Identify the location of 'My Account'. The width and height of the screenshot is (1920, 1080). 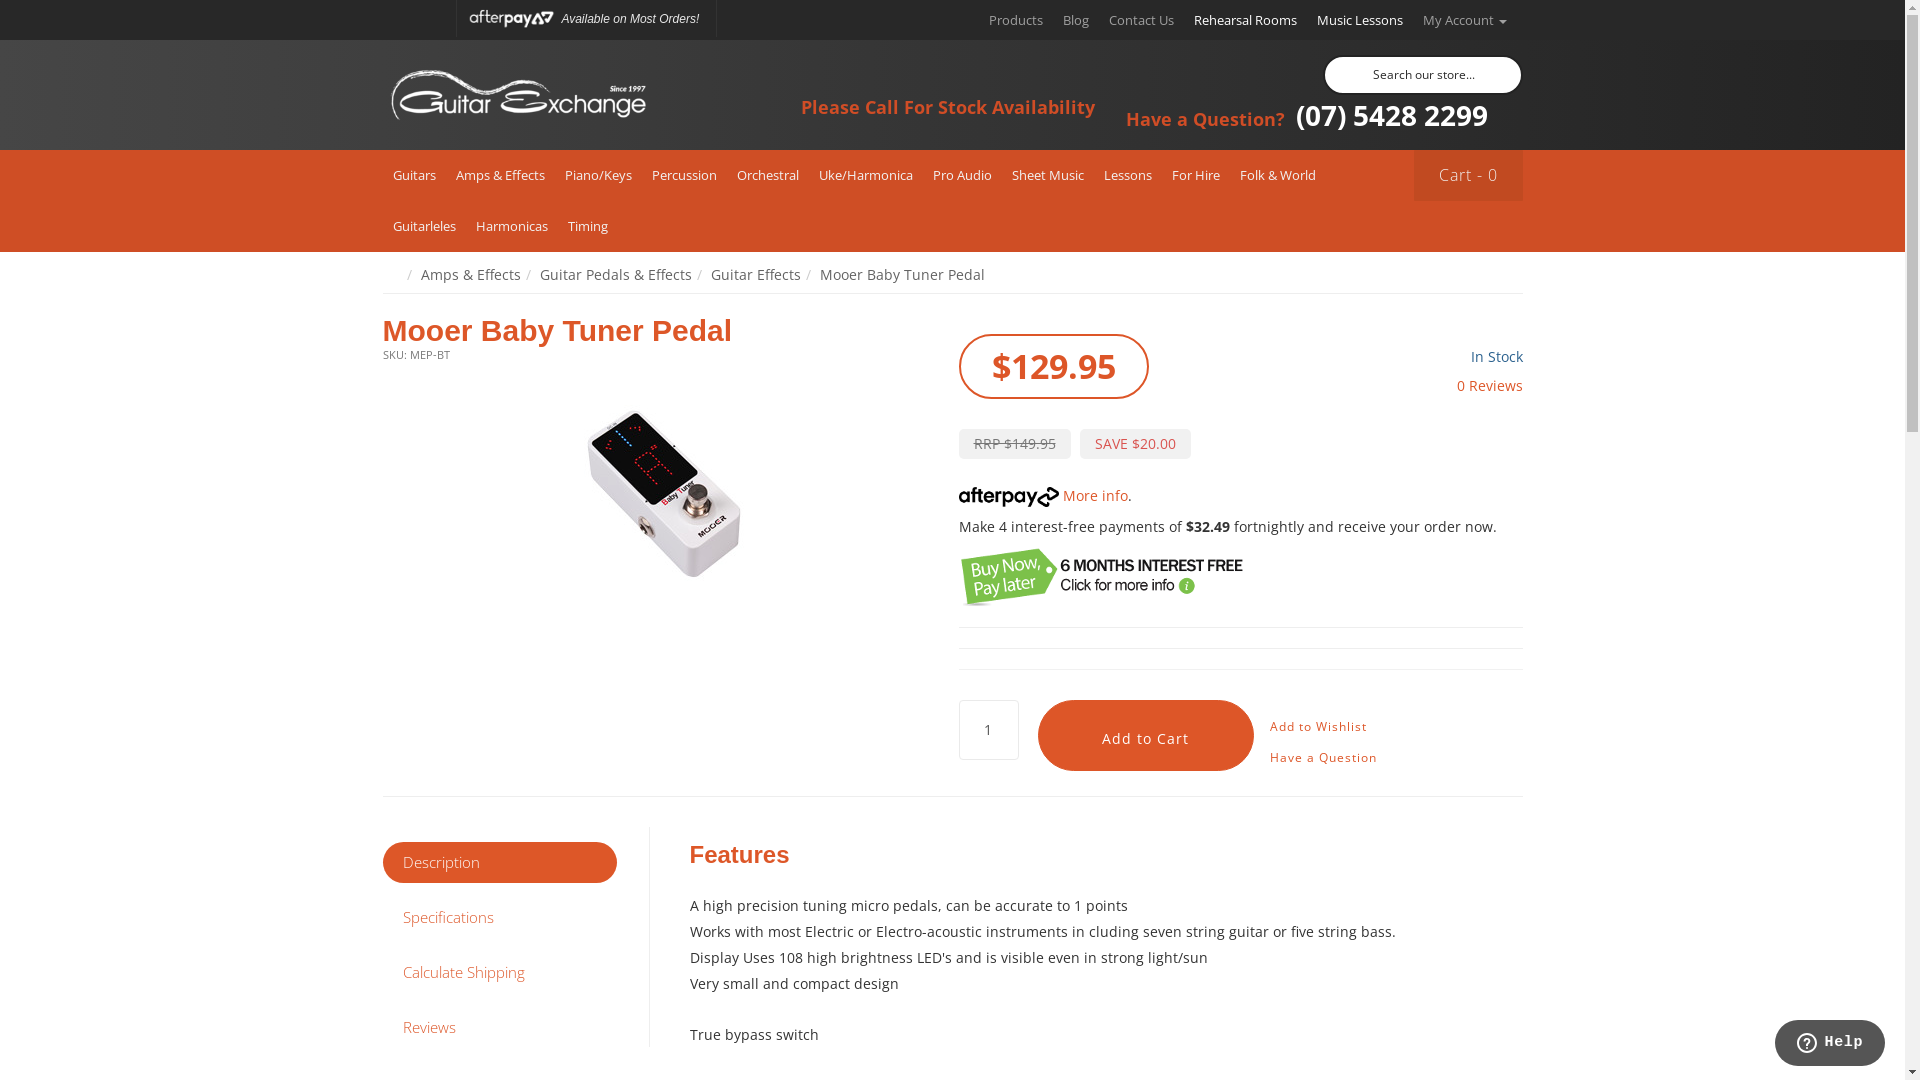
(1464, 19).